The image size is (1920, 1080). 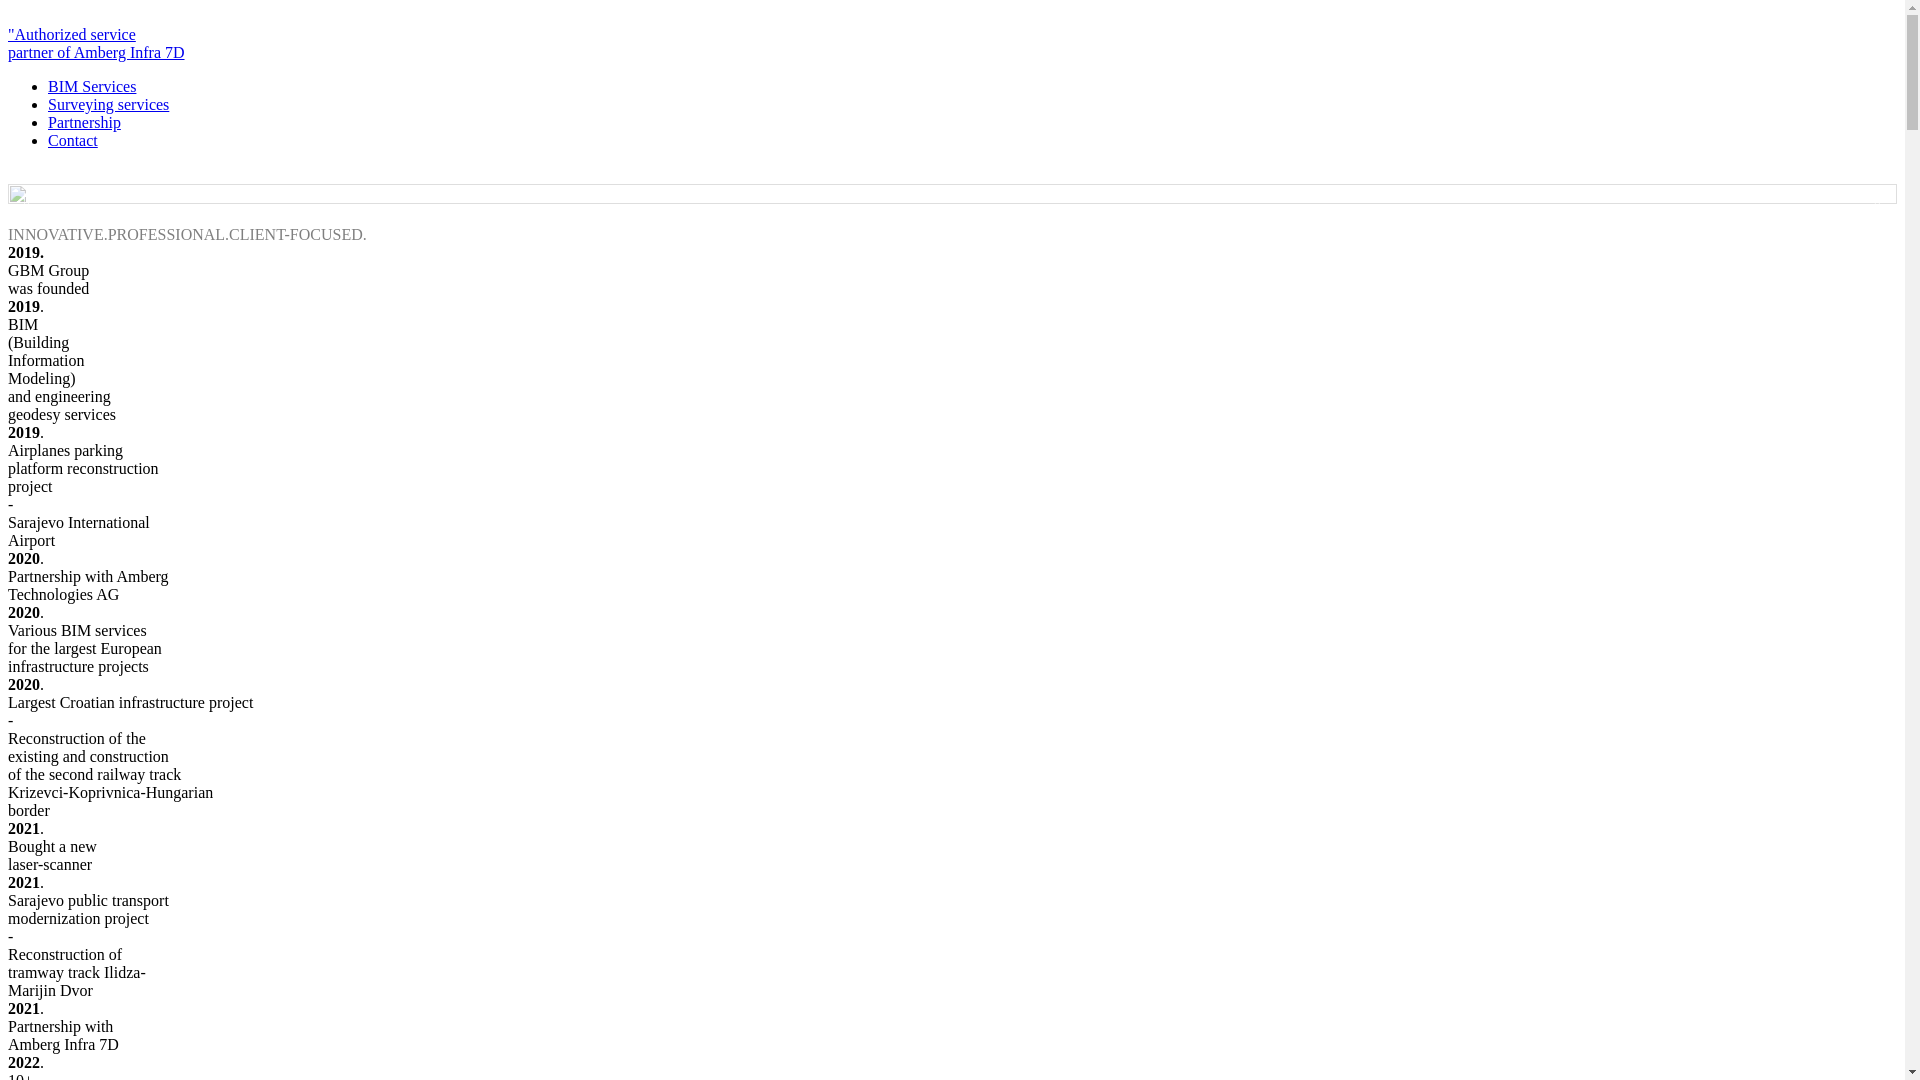 What do you see at coordinates (83, 122) in the screenshot?
I see `'Partnership'` at bounding box center [83, 122].